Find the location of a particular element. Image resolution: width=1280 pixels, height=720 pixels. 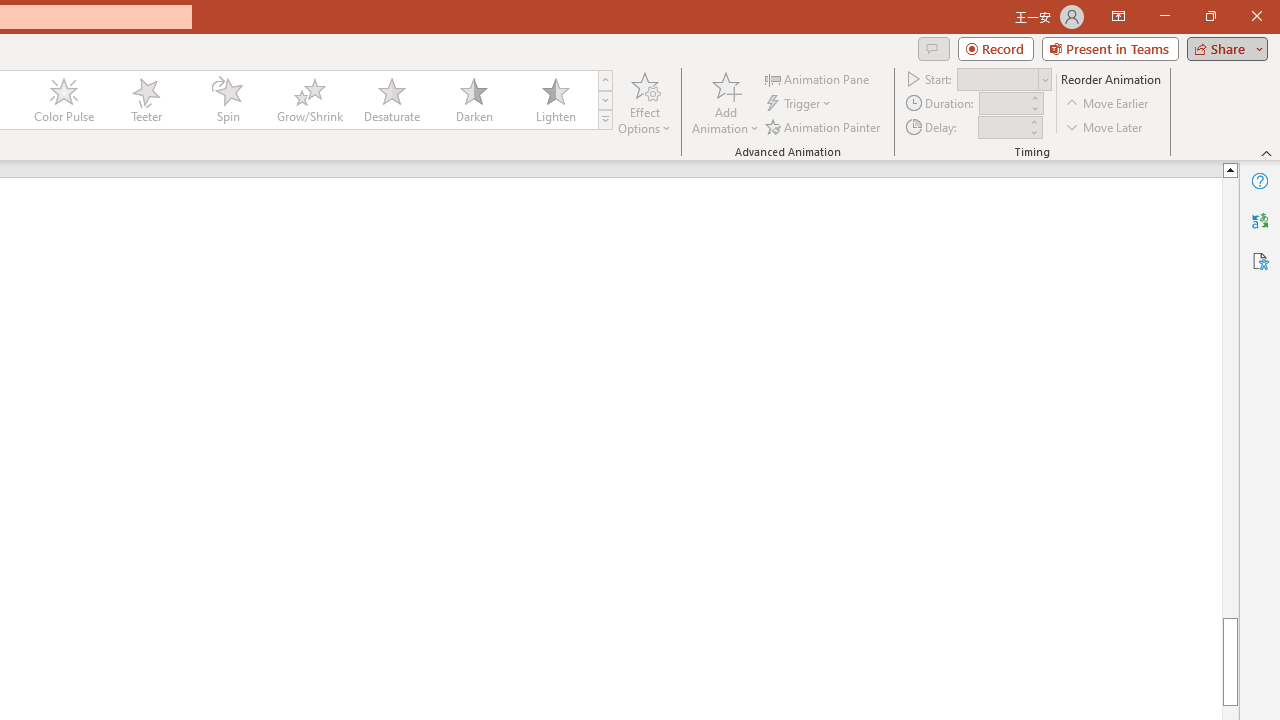

'Animation Styles' is located at coordinates (604, 120).